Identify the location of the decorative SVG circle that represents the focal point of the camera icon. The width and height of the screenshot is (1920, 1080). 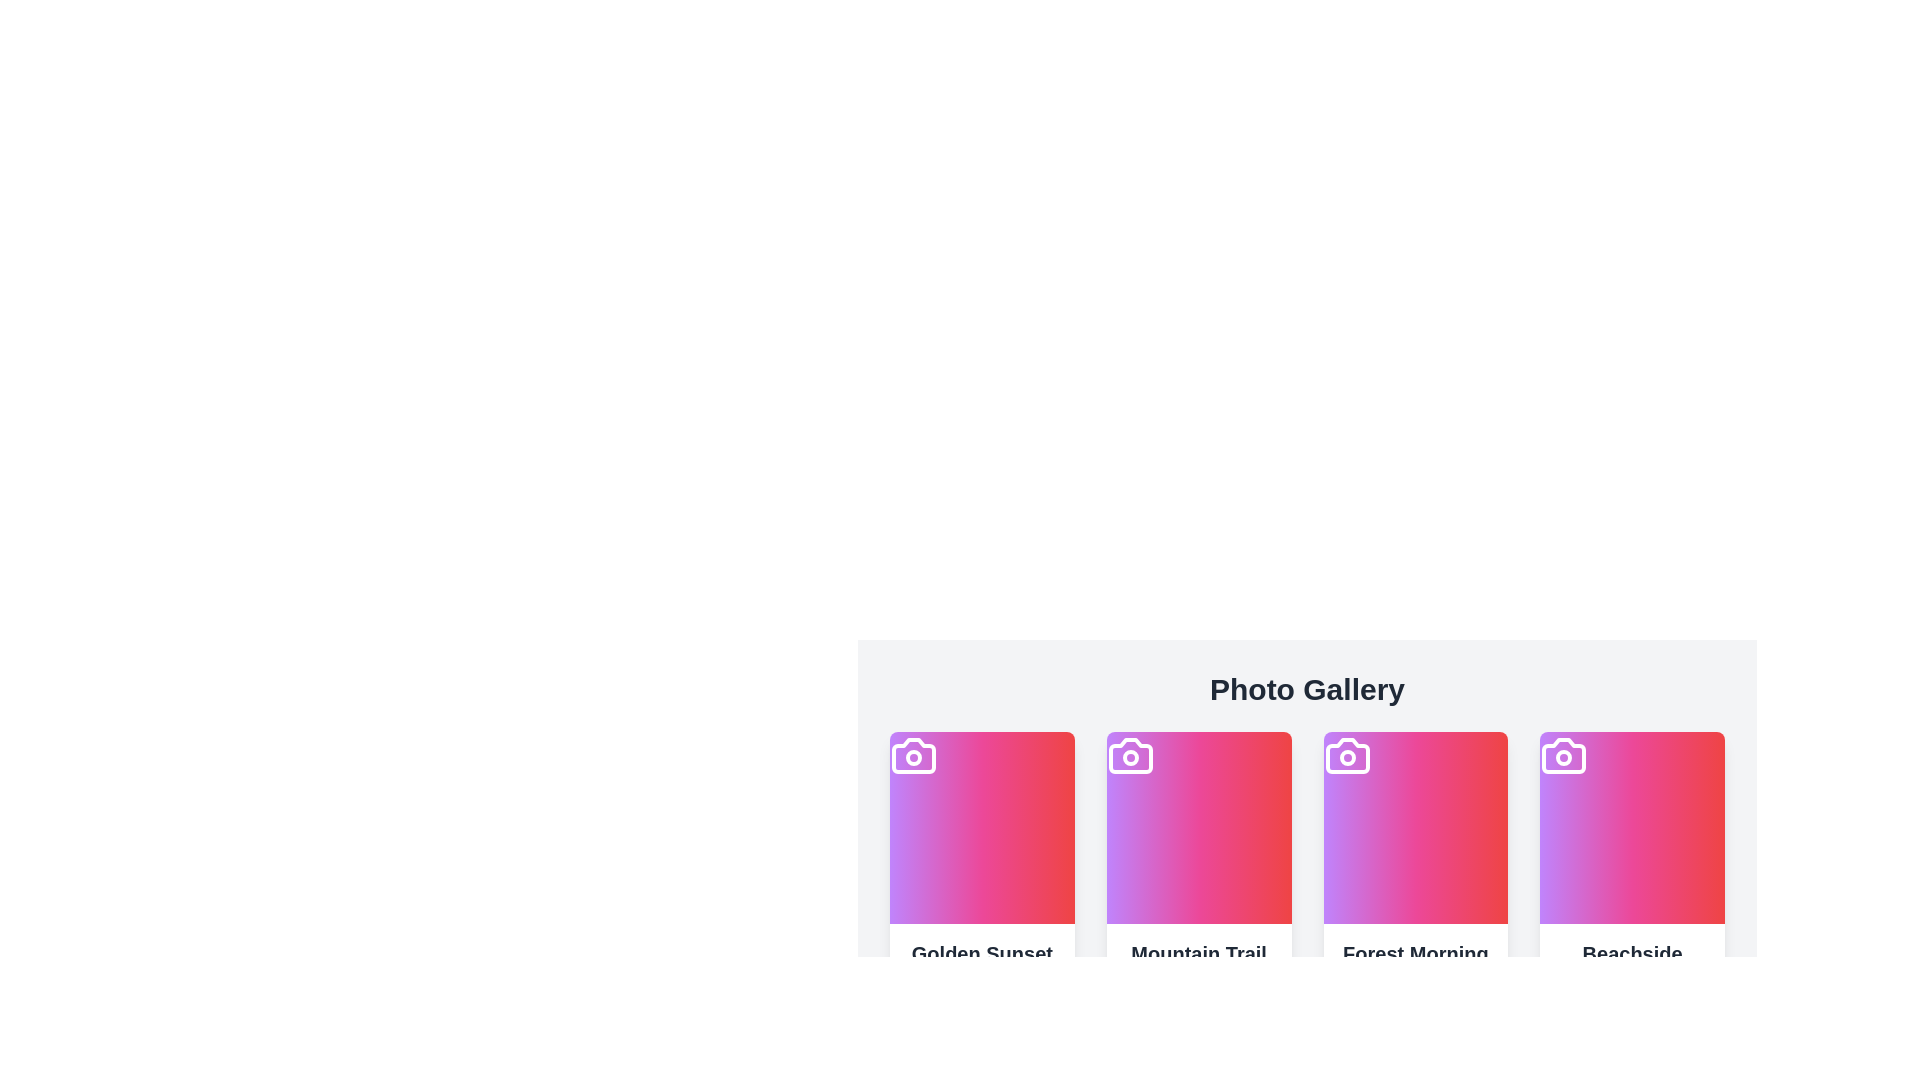
(912, 758).